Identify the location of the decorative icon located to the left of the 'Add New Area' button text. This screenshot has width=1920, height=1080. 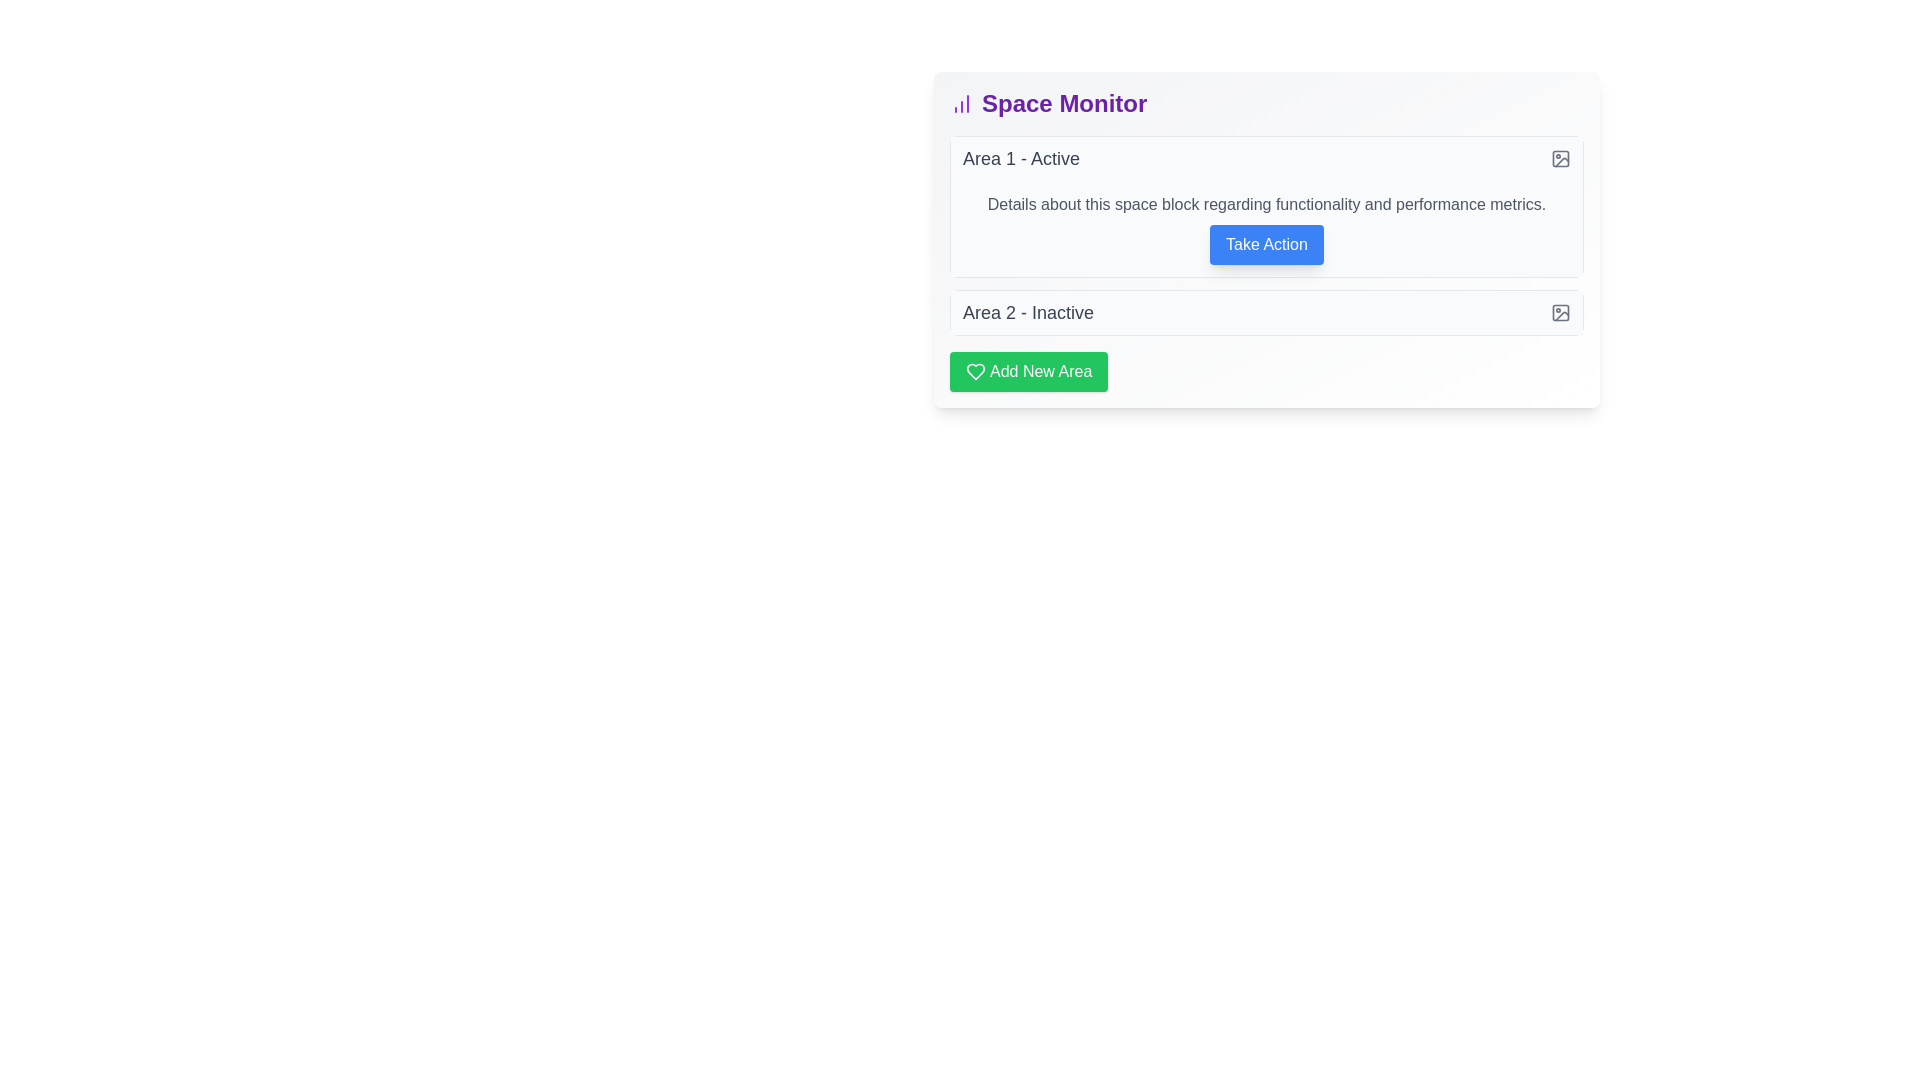
(975, 371).